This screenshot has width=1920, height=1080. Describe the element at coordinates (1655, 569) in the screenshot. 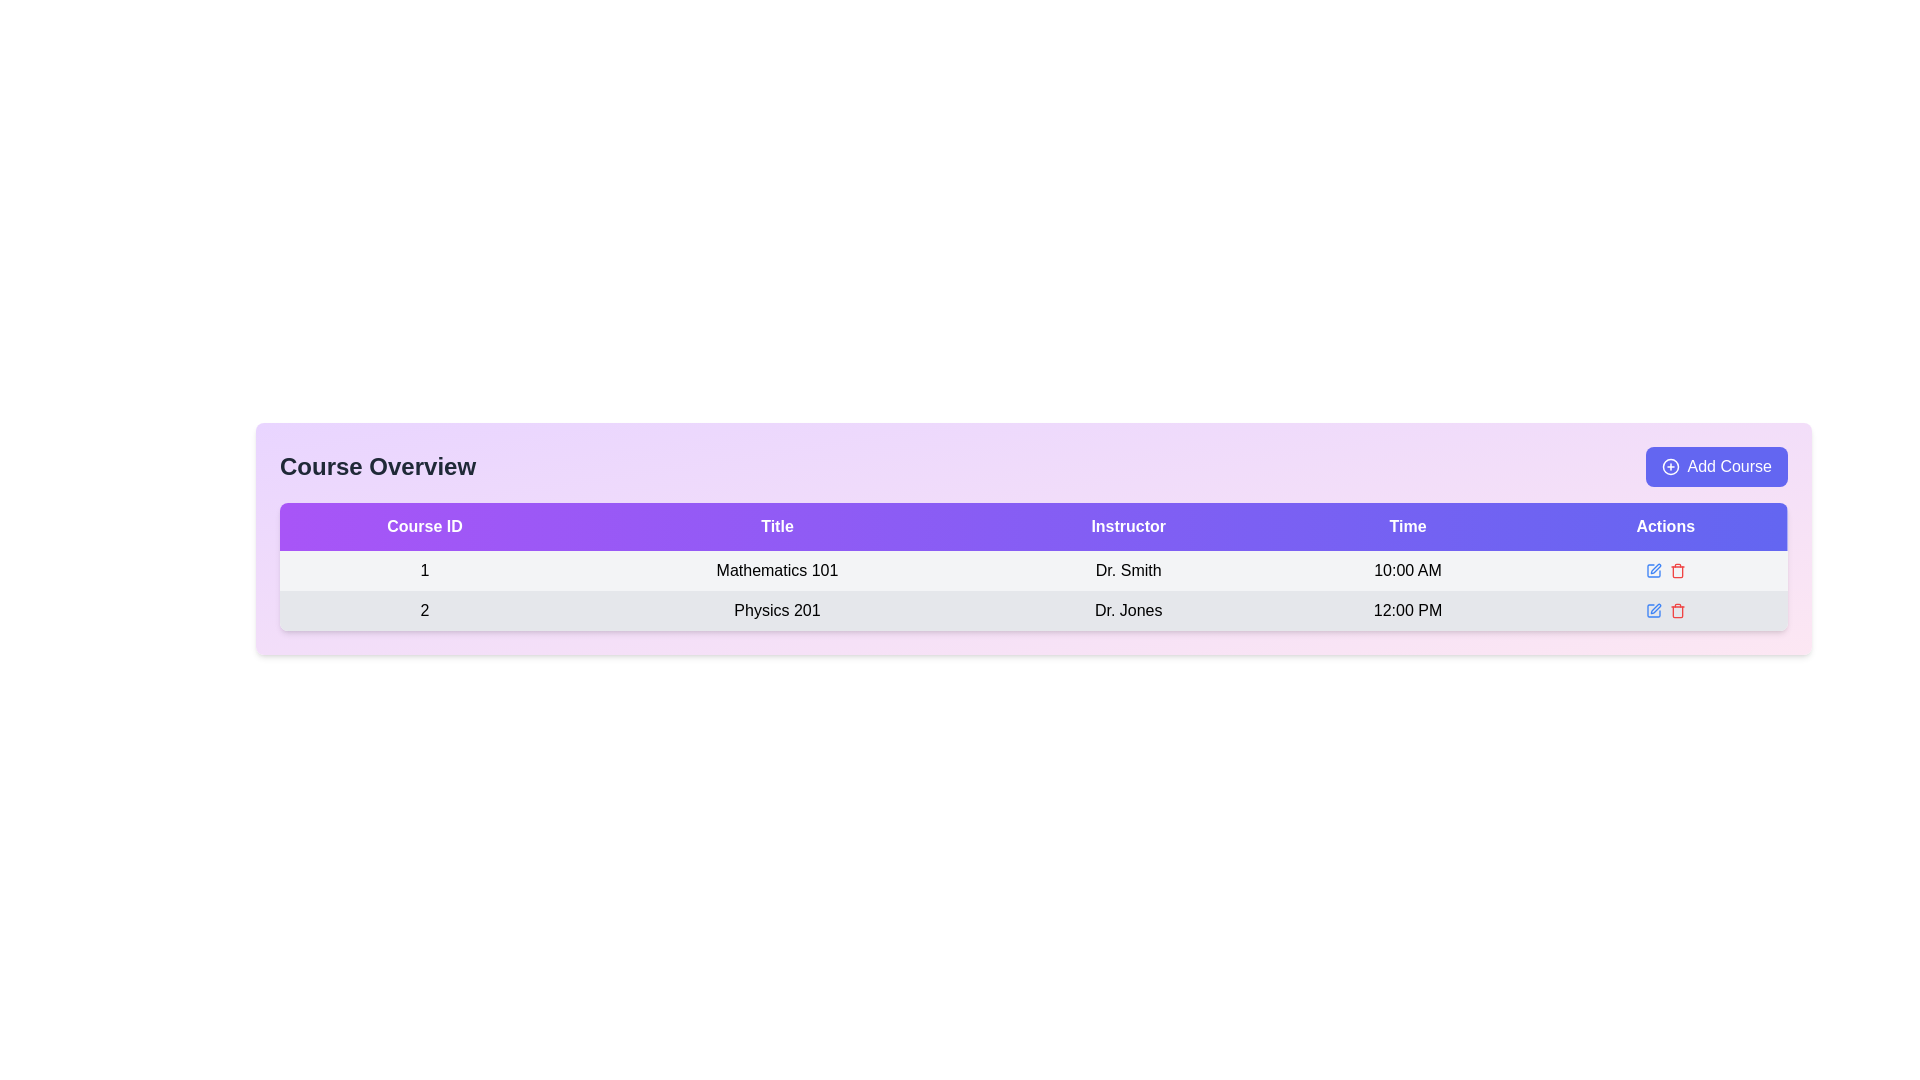

I see `the pen icon button located in the 'Actions' column of the row for the course 'Mathematics 101'` at that location.